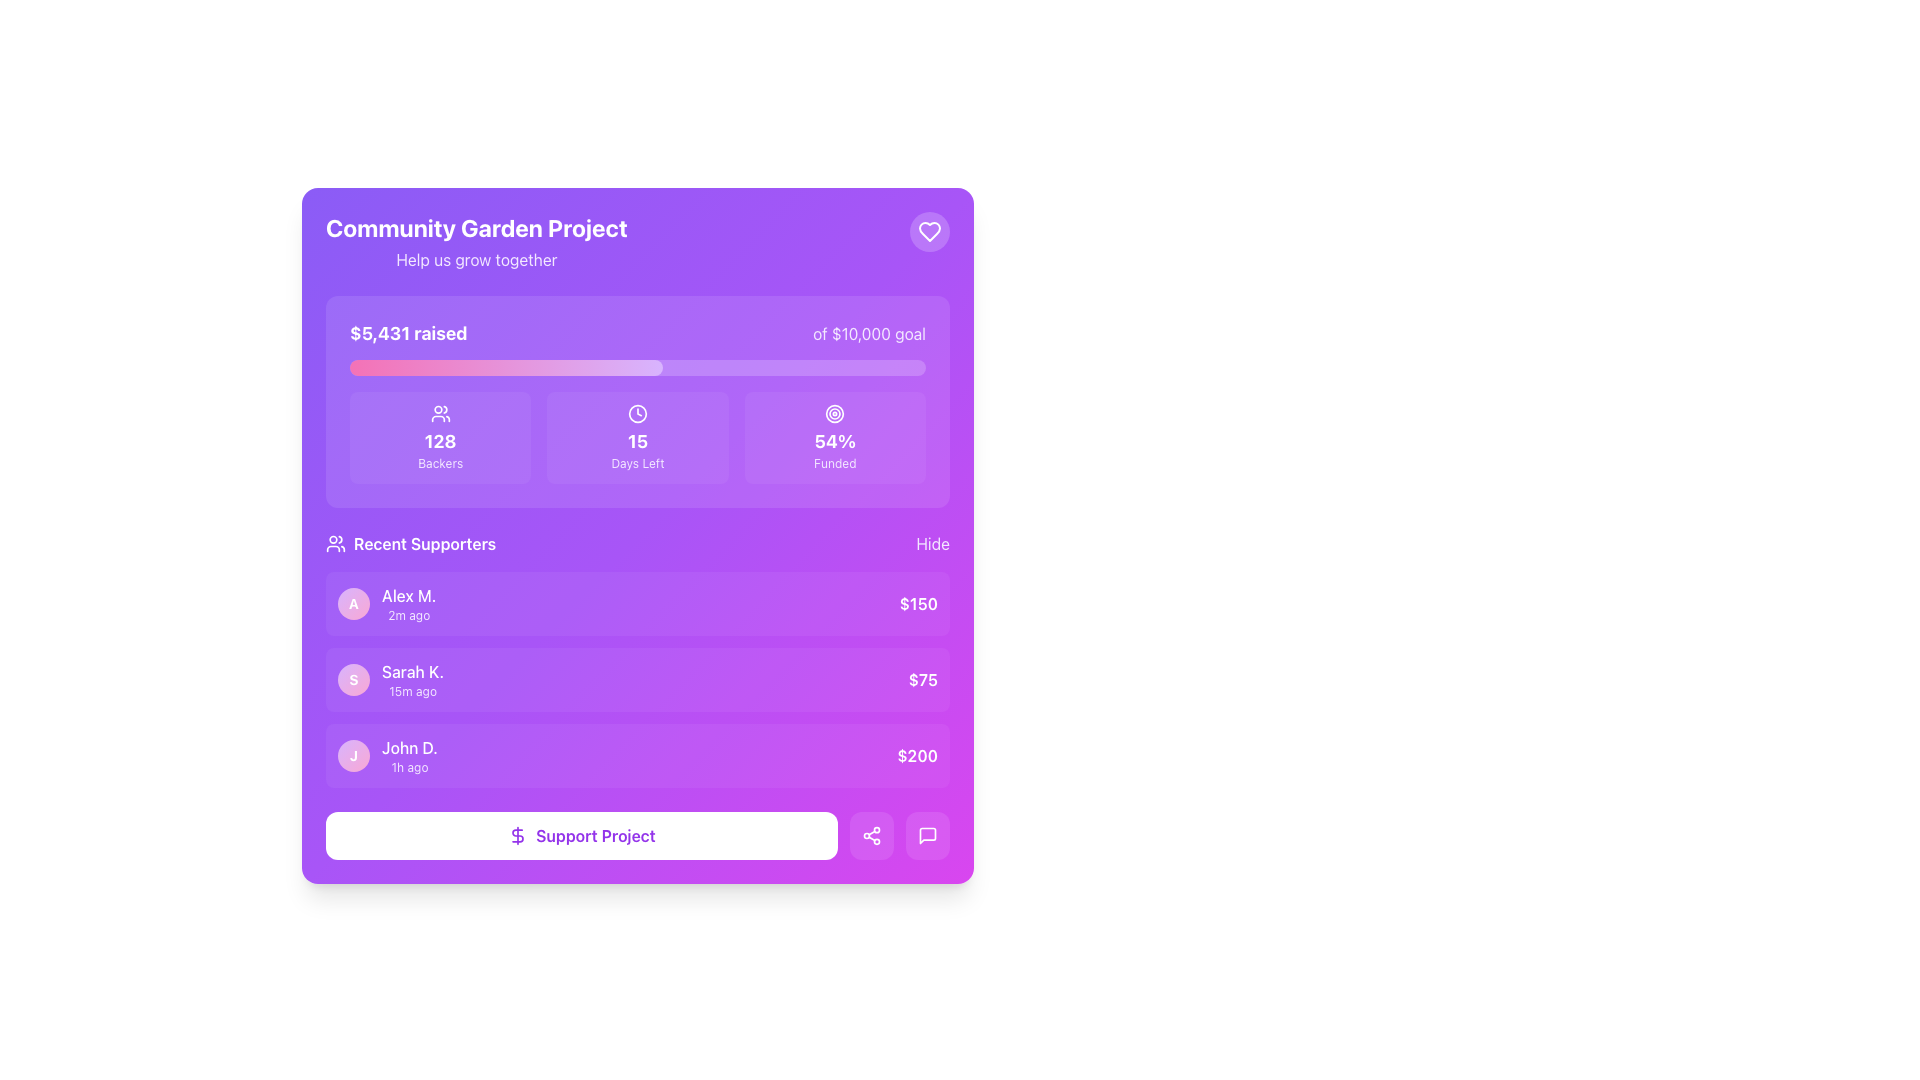  What do you see at coordinates (835, 437) in the screenshot?
I see `the Informational card displaying the funding progress of the project, labeled 'Funded', located in the third column of the grid layout` at bounding box center [835, 437].